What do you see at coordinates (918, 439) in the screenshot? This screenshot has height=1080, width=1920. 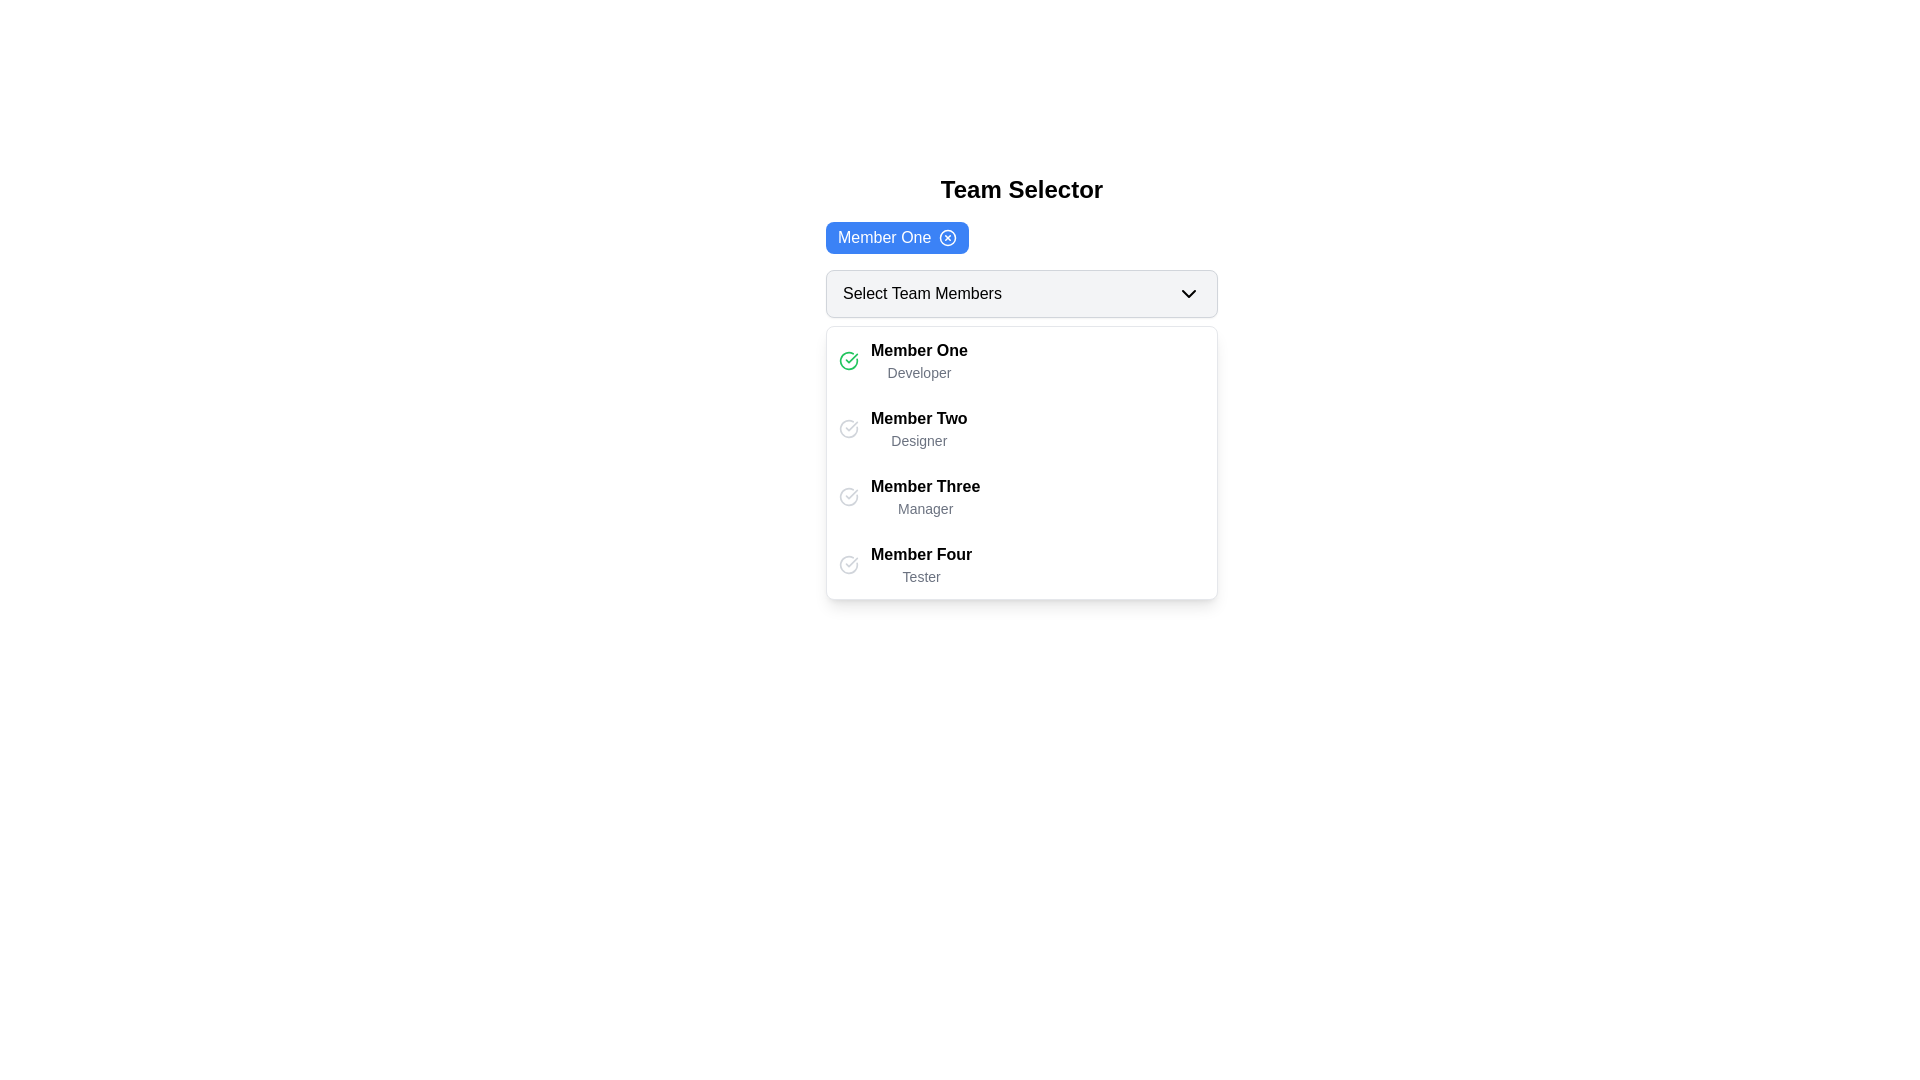 I see `the text label reading 'Designer', which is styled in small font size and light gray color, located beneath the name 'Member Two' in the team member dropdown list` at bounding box center [918, 439].